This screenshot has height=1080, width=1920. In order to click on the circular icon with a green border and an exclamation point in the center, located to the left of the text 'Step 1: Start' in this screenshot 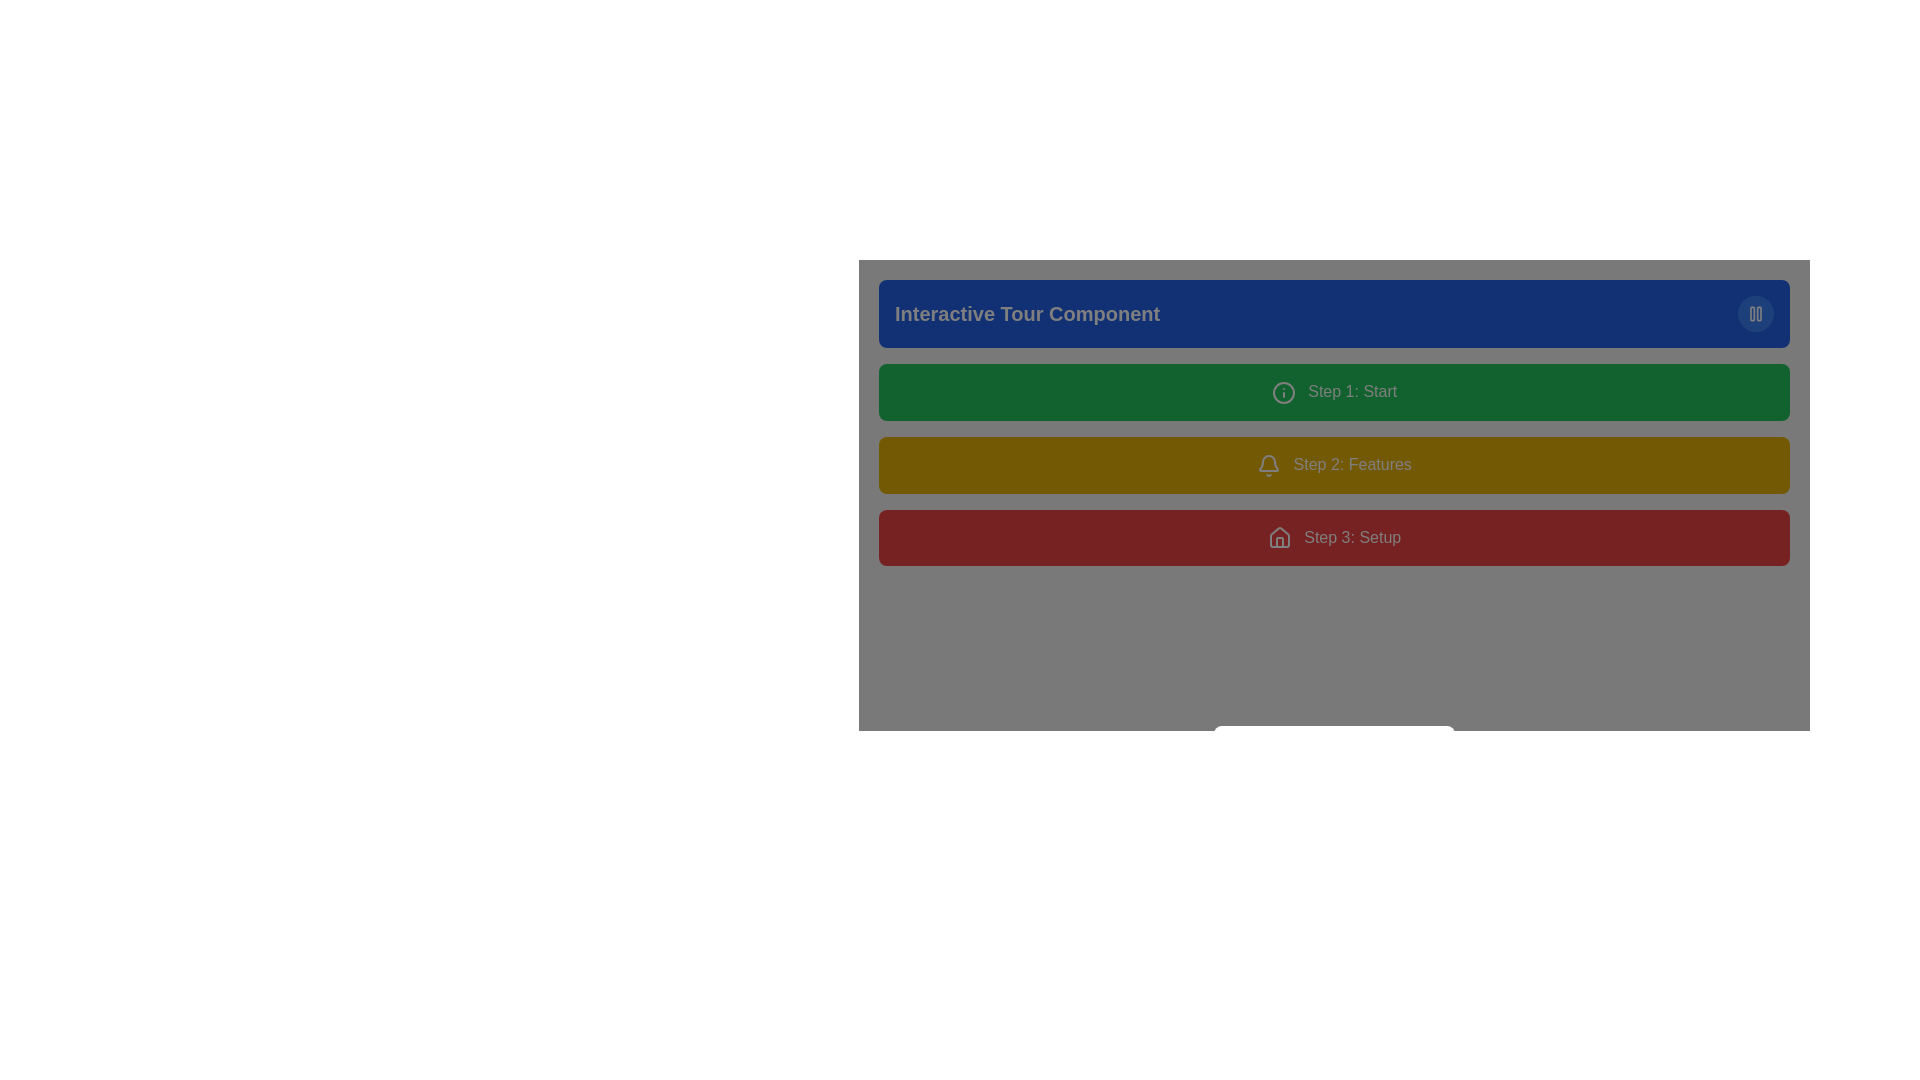, I will do `click(1283, 392)`.